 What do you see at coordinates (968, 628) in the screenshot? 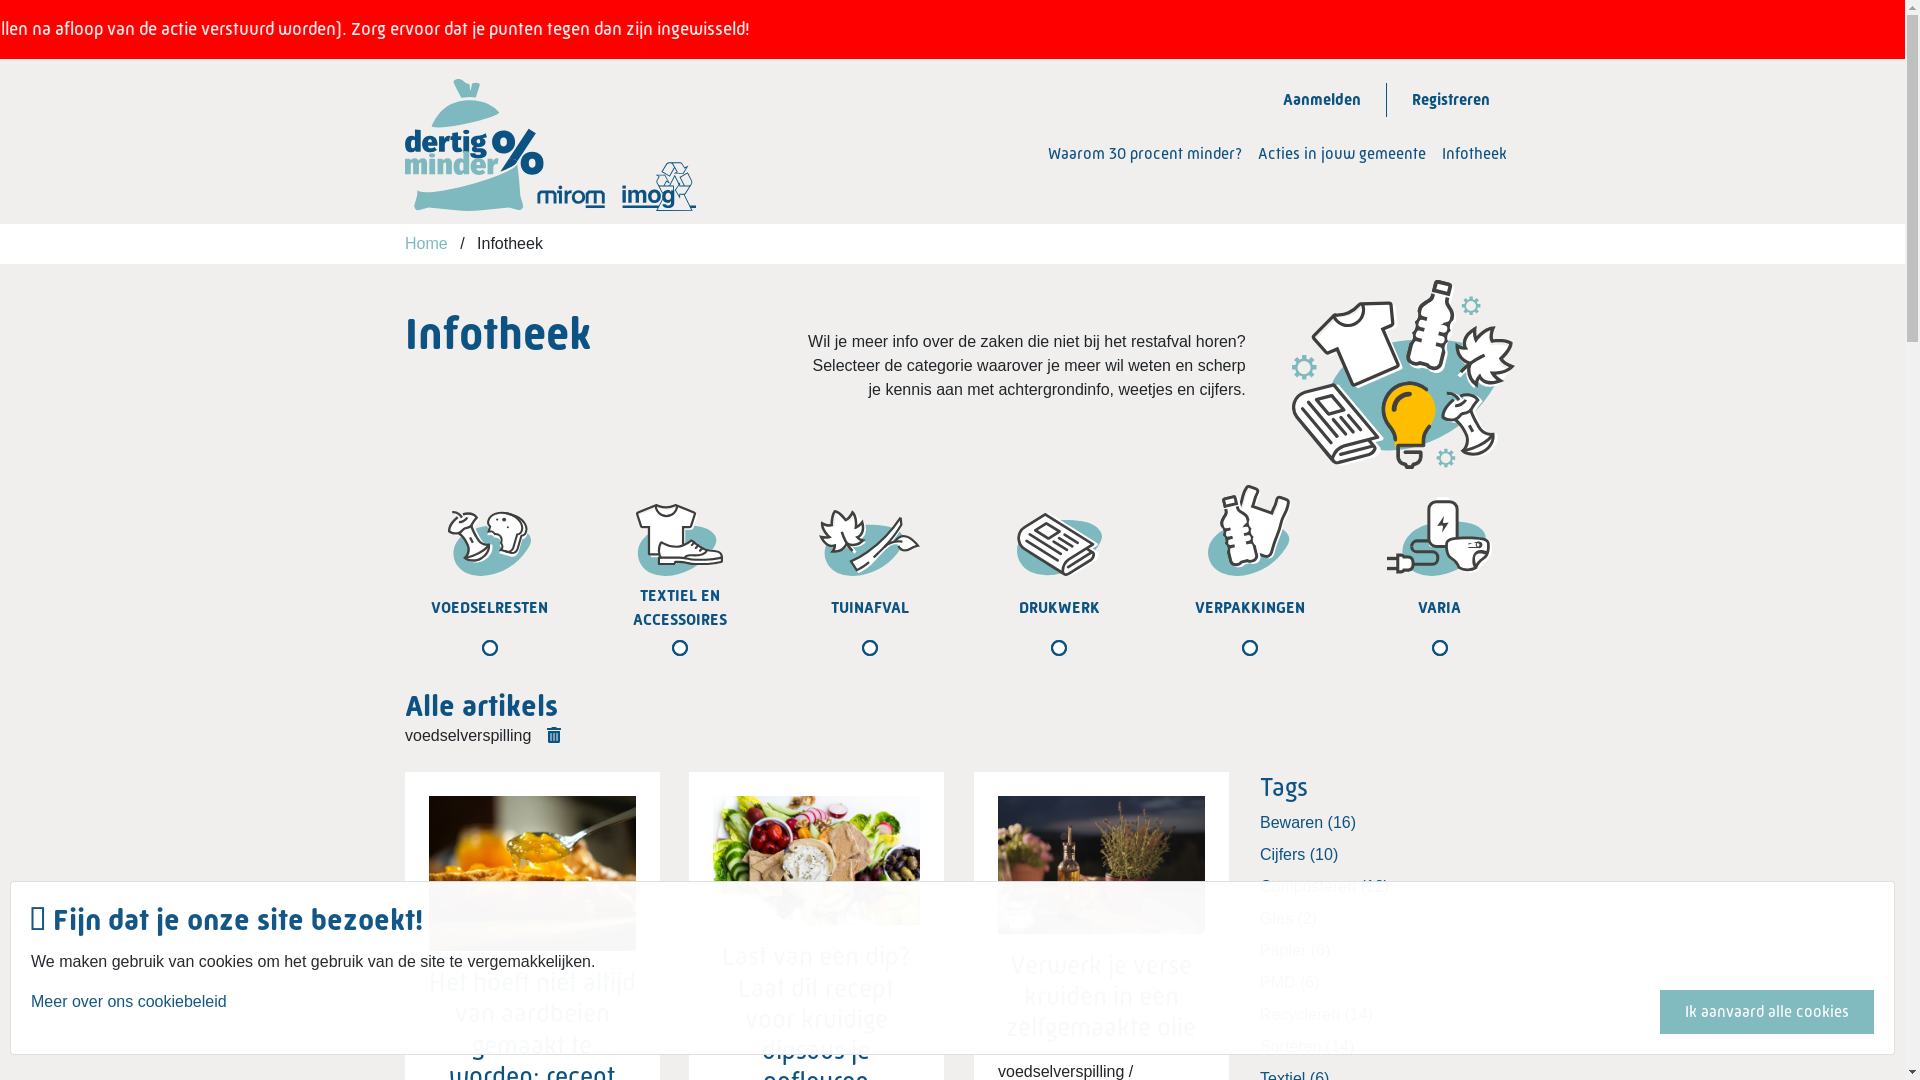
I see `'4'` at bounding box center [968, 628].